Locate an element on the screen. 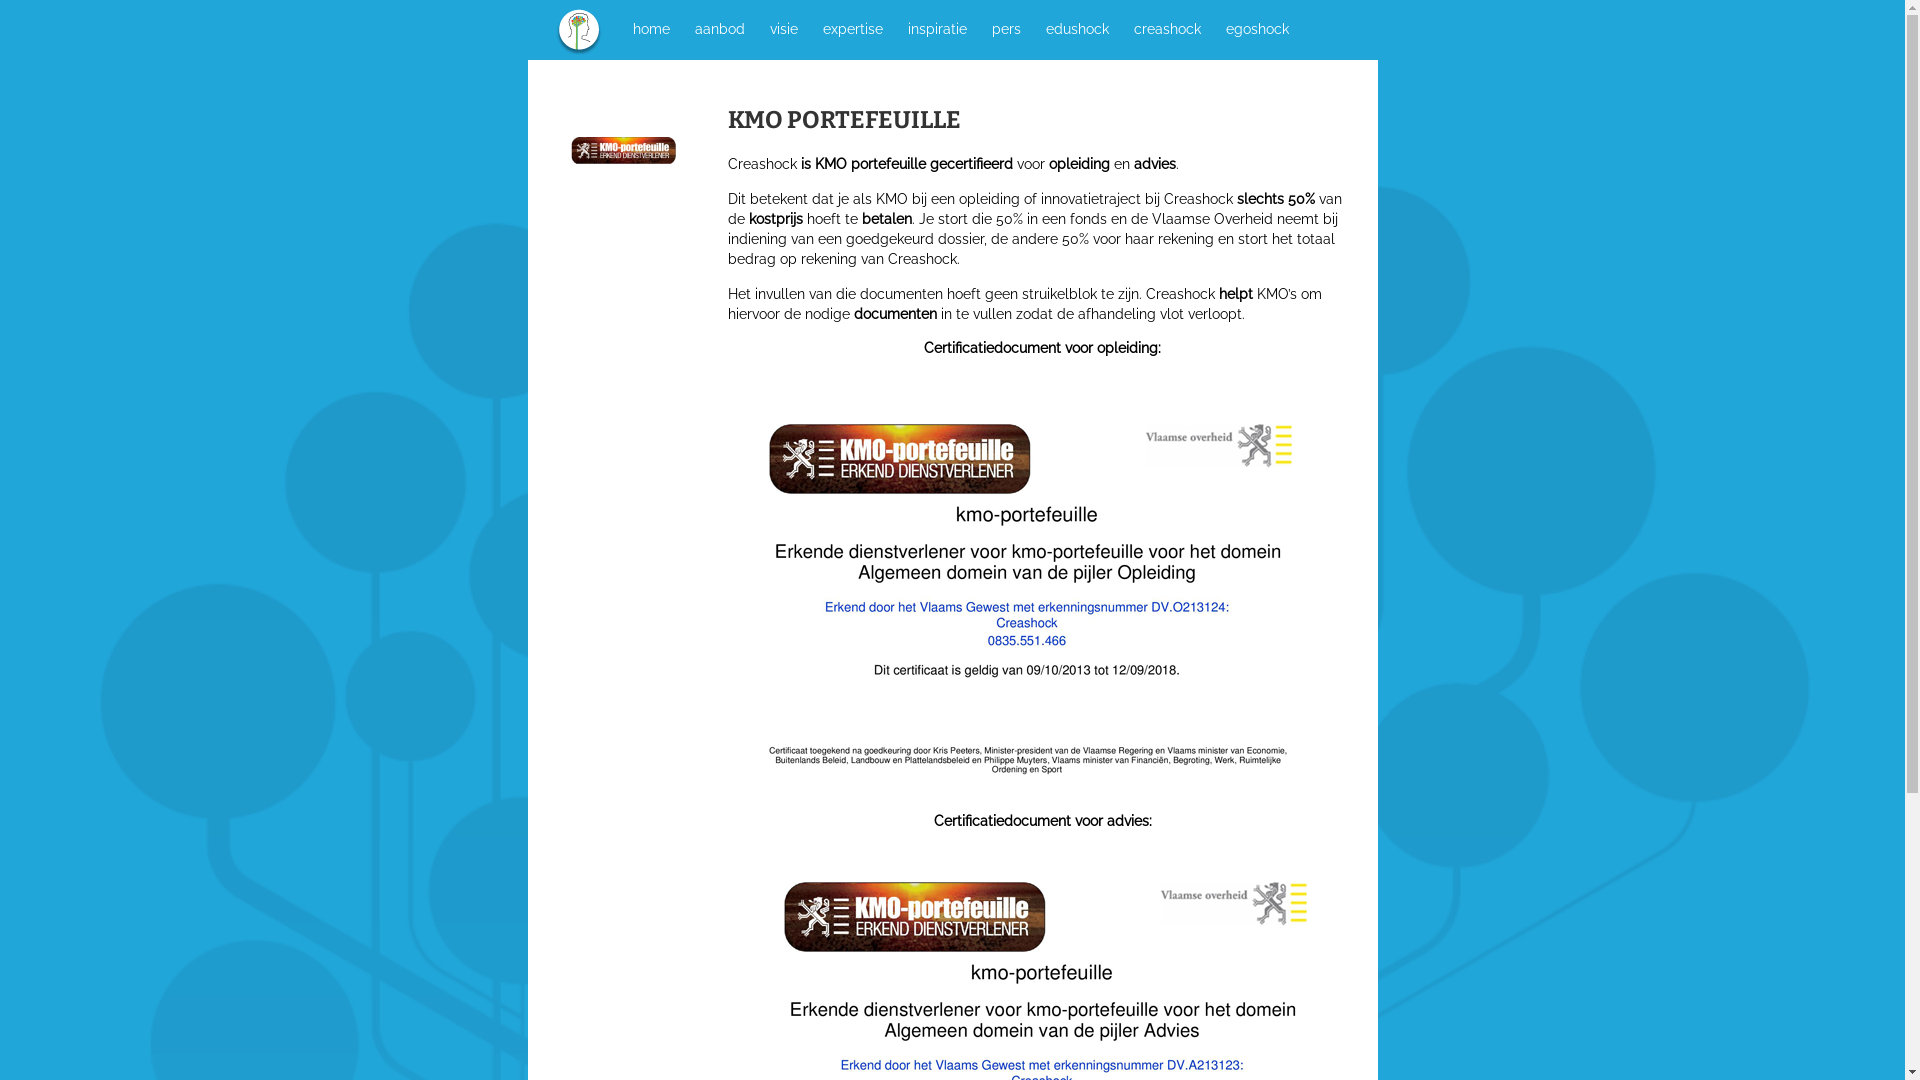  'creashock' is located at coordinates (1166, 28).